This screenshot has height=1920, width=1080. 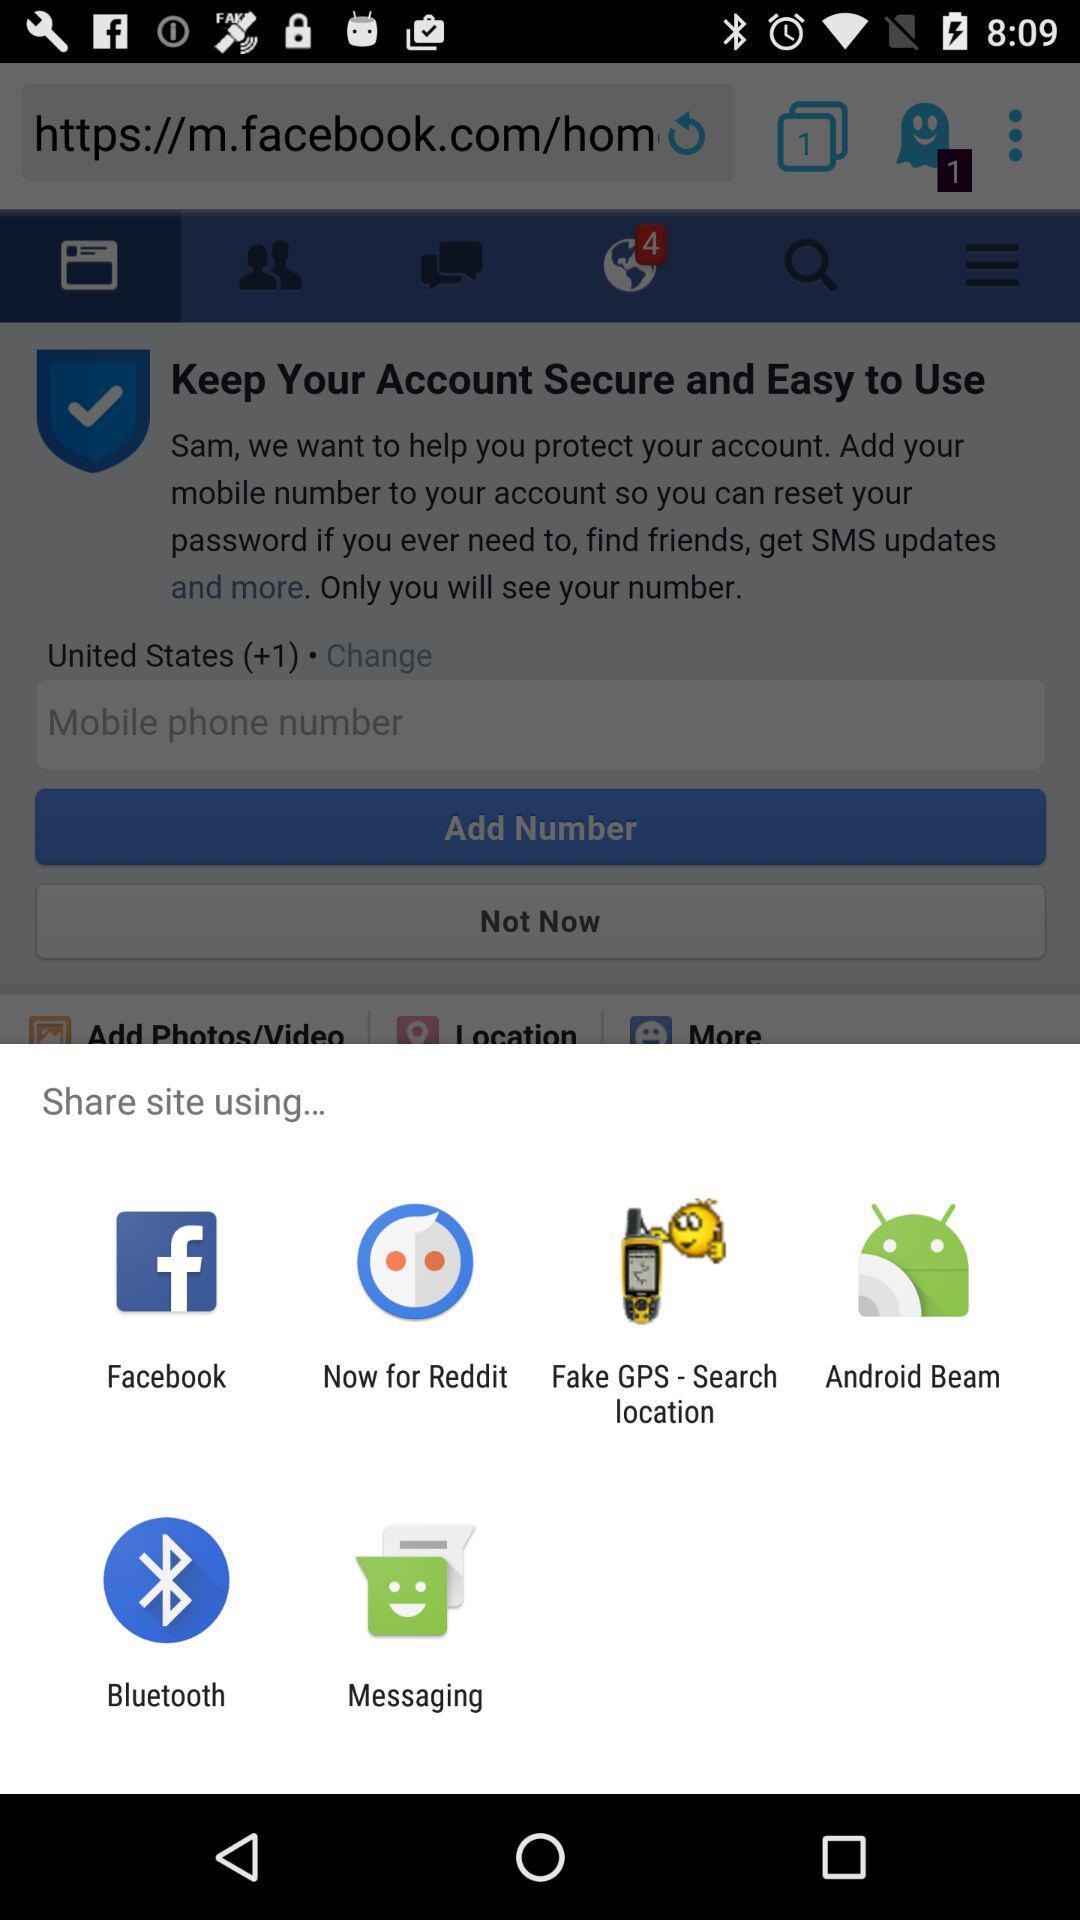 I want to click on item next to the fake gps search icon, so click(x=414, y=1392).